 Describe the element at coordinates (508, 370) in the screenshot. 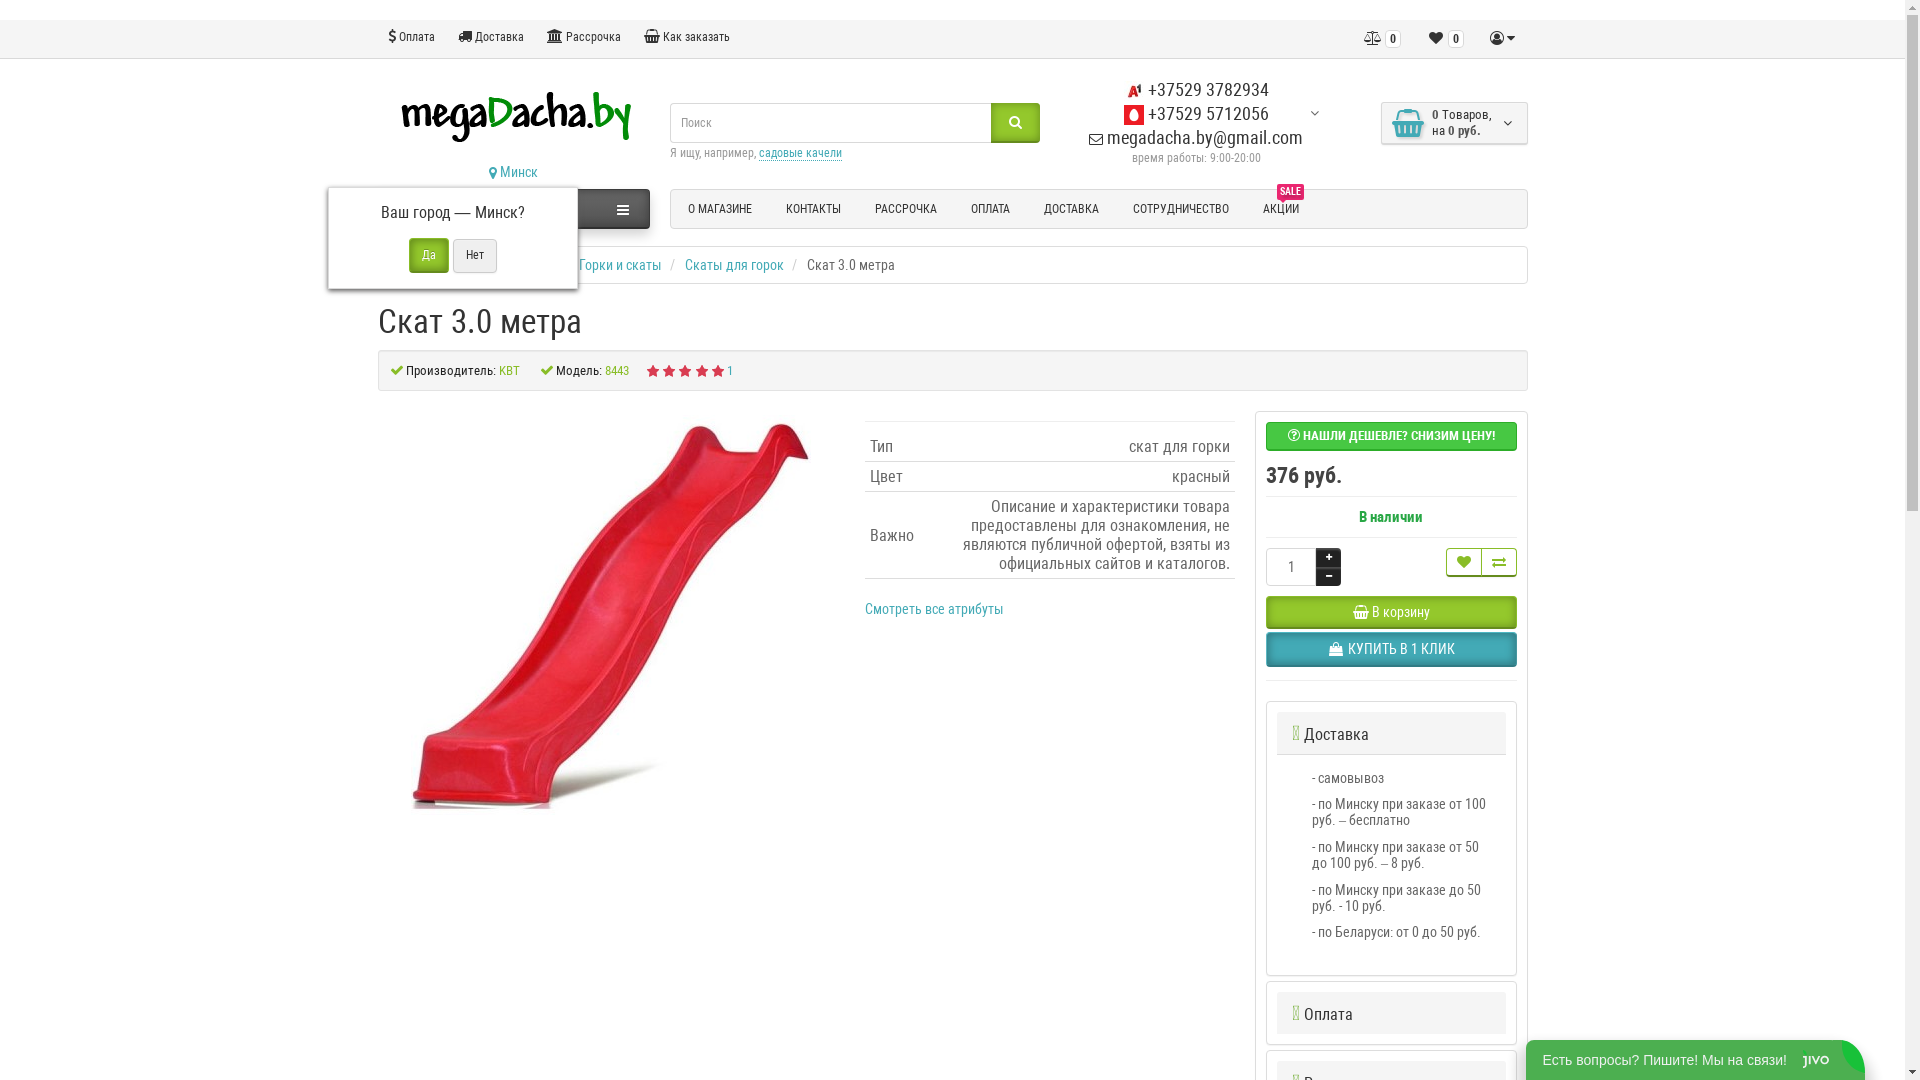

I see `'KBT'` at that location.